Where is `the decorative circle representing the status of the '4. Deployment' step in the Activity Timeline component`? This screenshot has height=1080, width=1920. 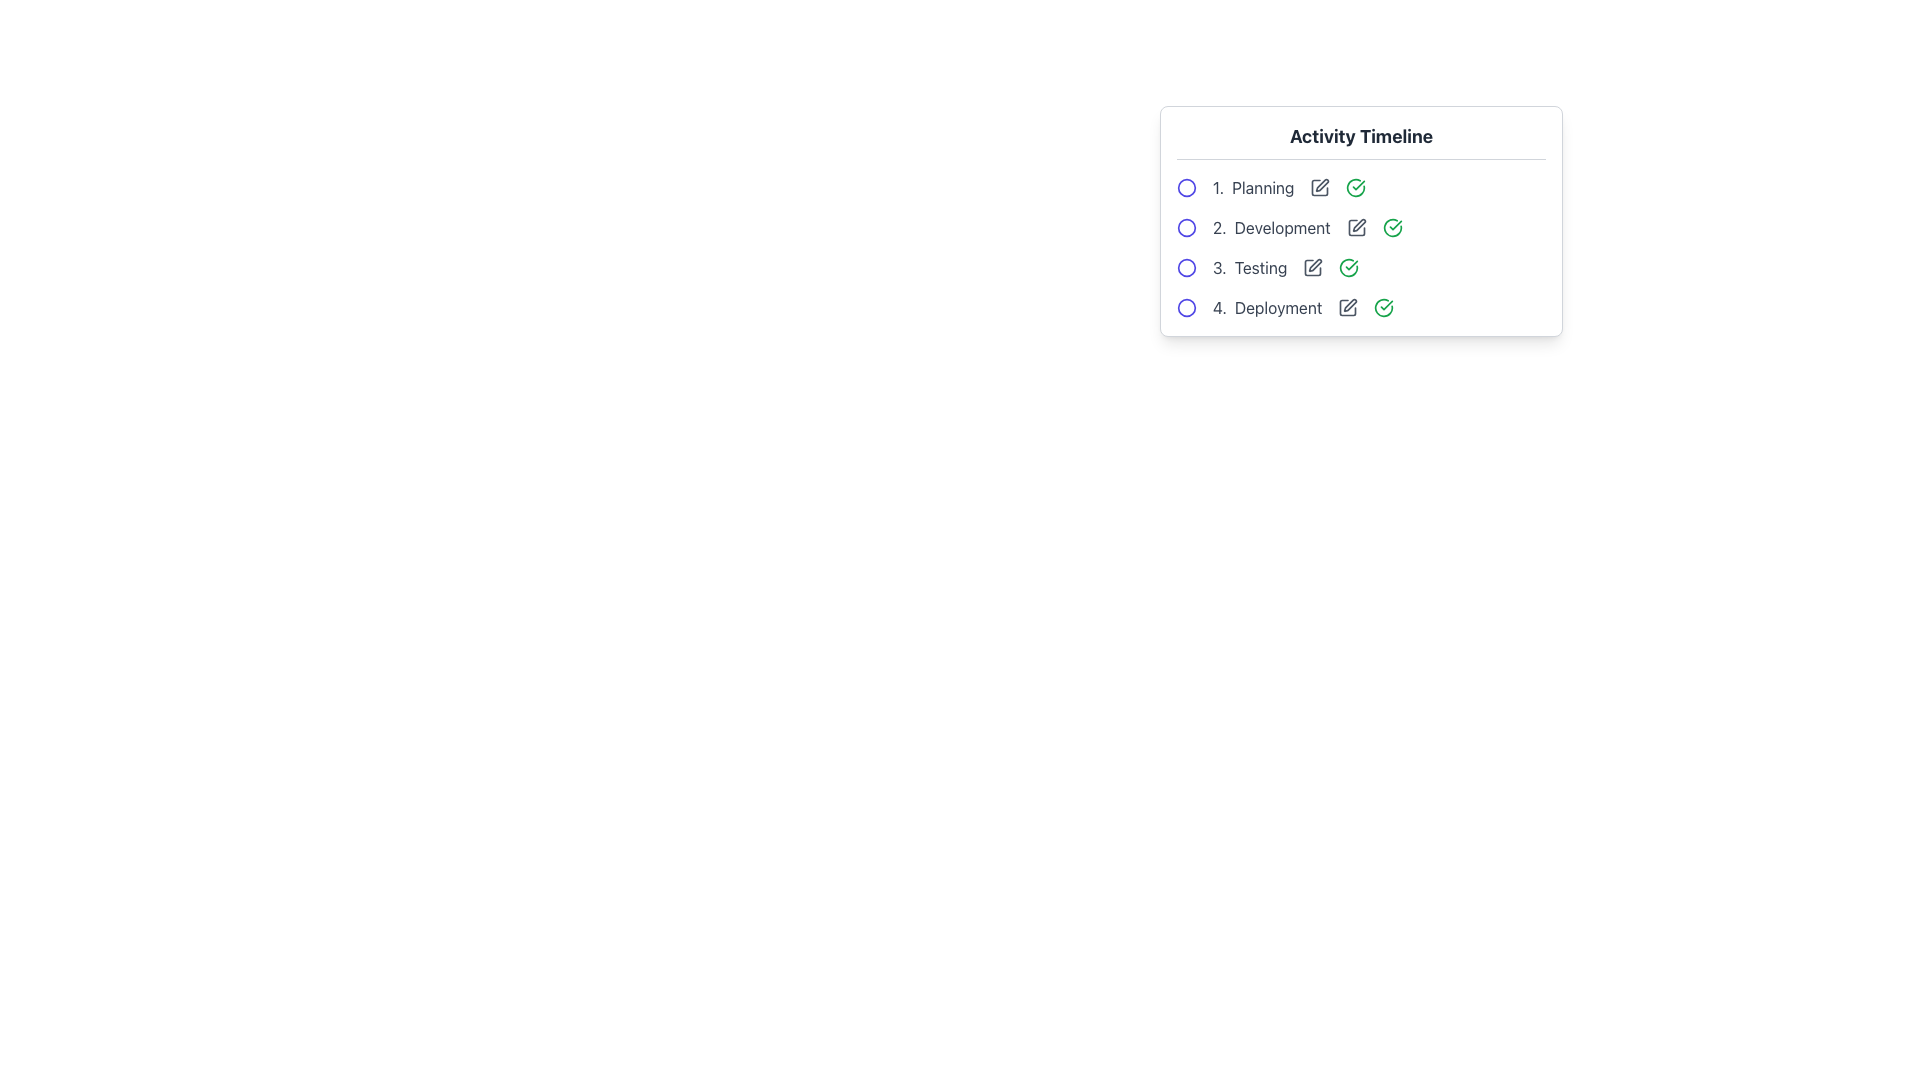
the decorative circle representing the status of the '4. Deployment' step in the Activity Timeline component is located at coordinates (1186, 308).